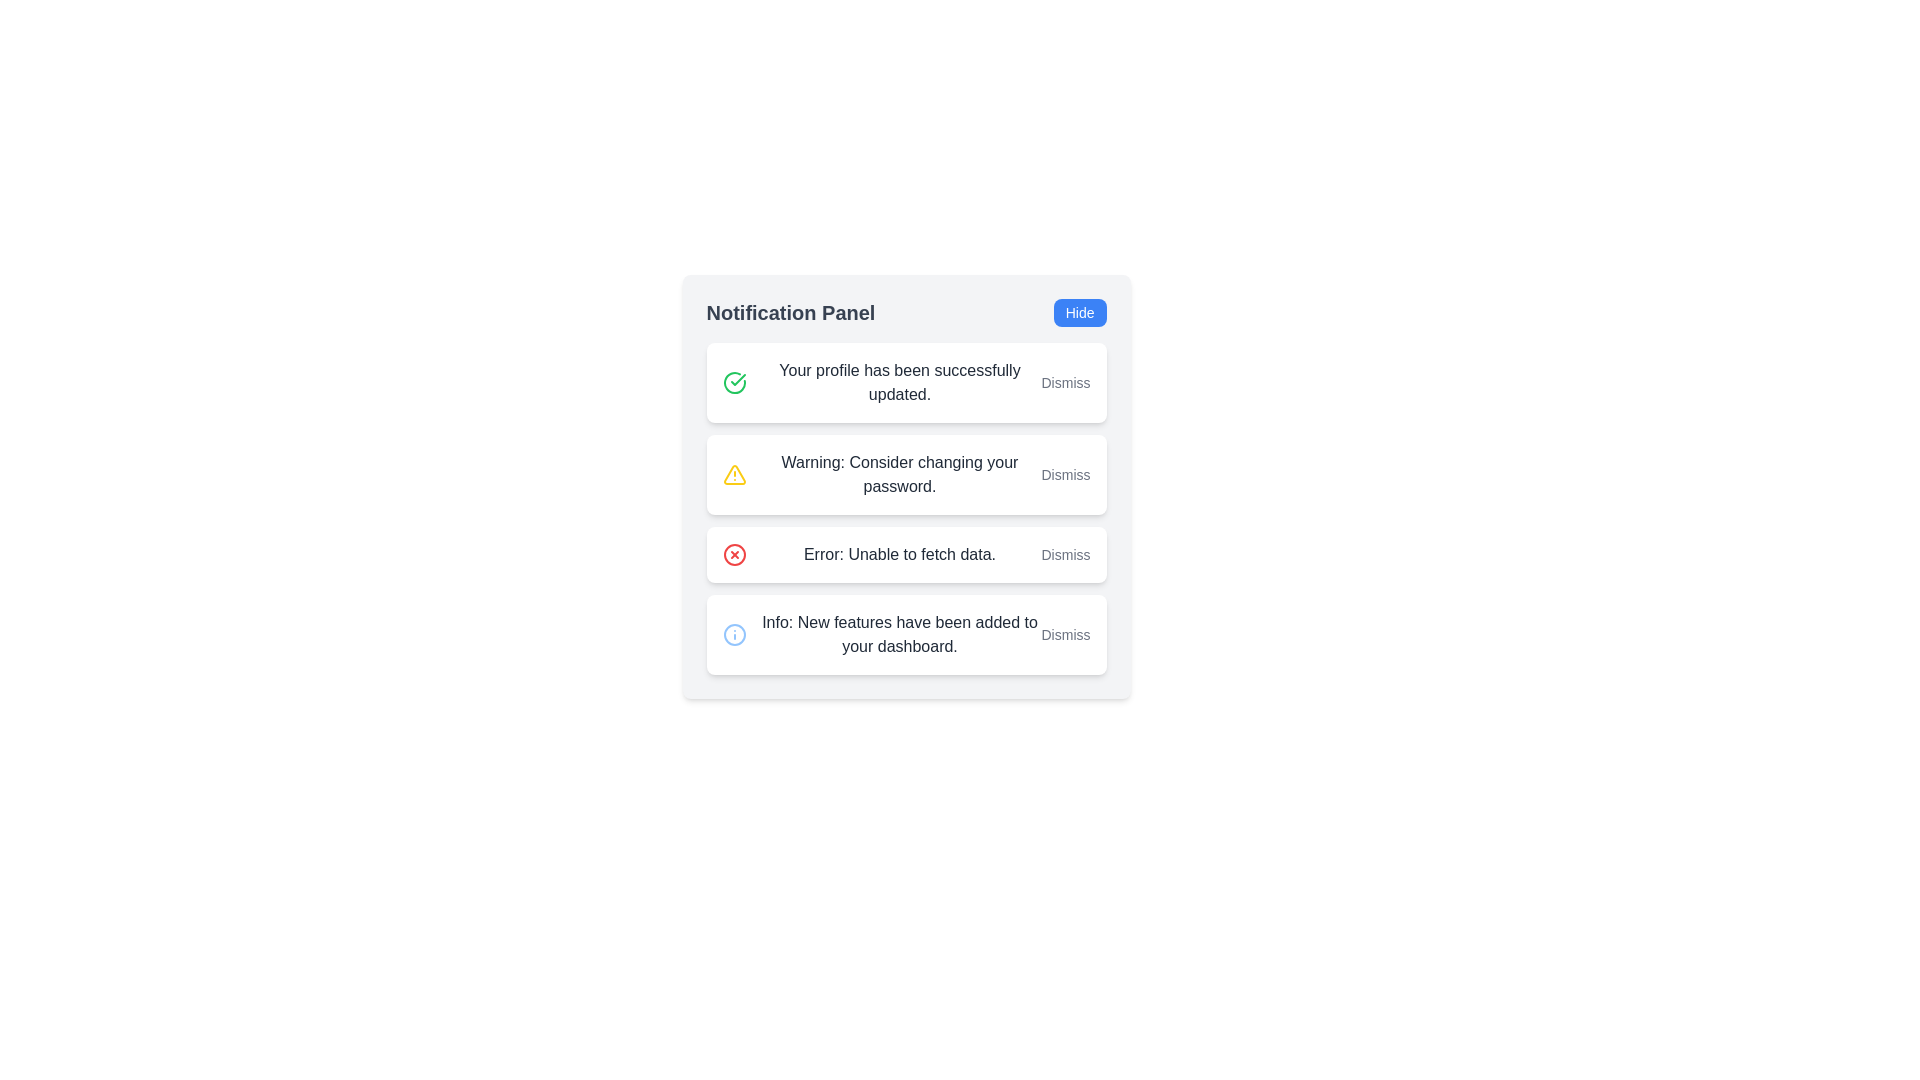 The image size is (1920, 1080). I want to click on cautionary text label suggesting a password update located centrally within the notification card, positioned to the right of a yellow triangular warning icon and to the left of a 'Dismiss' hyperlink, so click(899, 474).